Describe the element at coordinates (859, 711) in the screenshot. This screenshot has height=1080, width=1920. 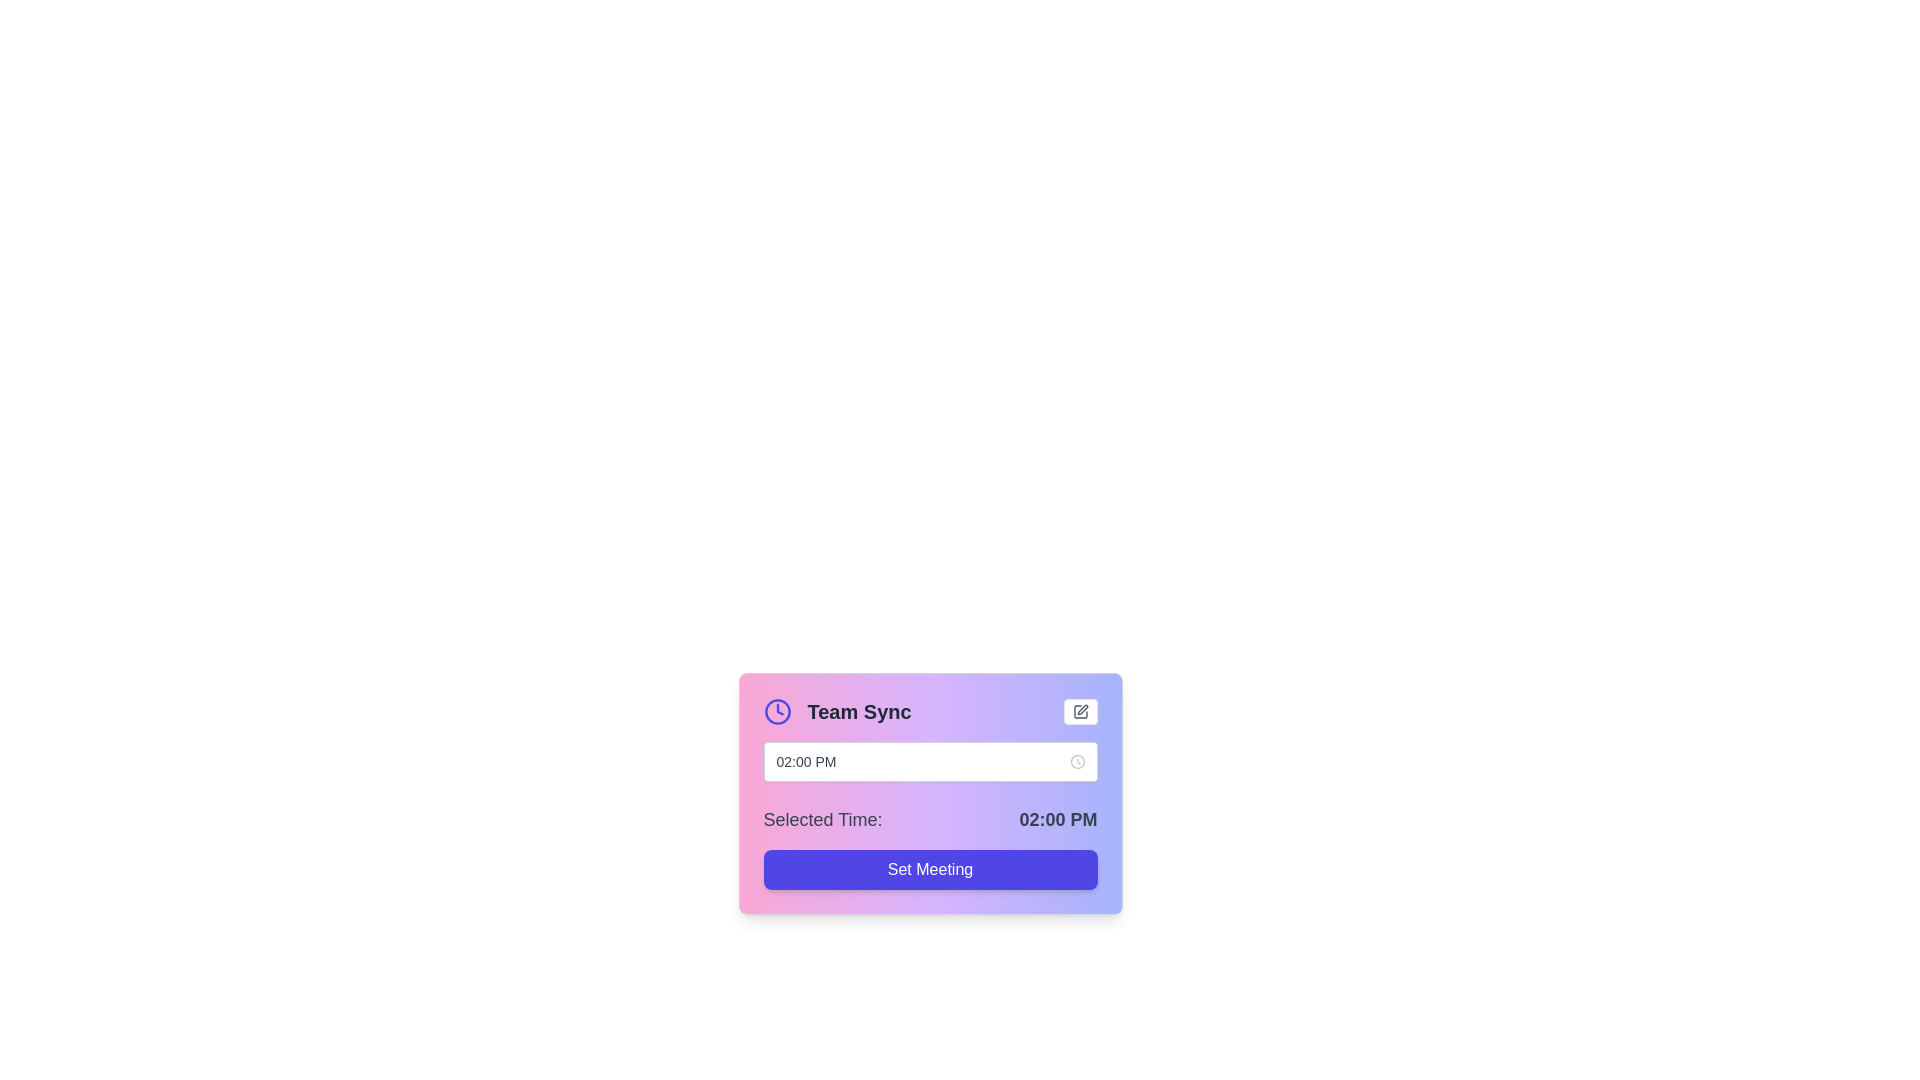
I see `the bold textual label 'Team Sync' styled with a large font size and dark gray color, which is positioned next to the circular clock icon and above the text input field` at that location.